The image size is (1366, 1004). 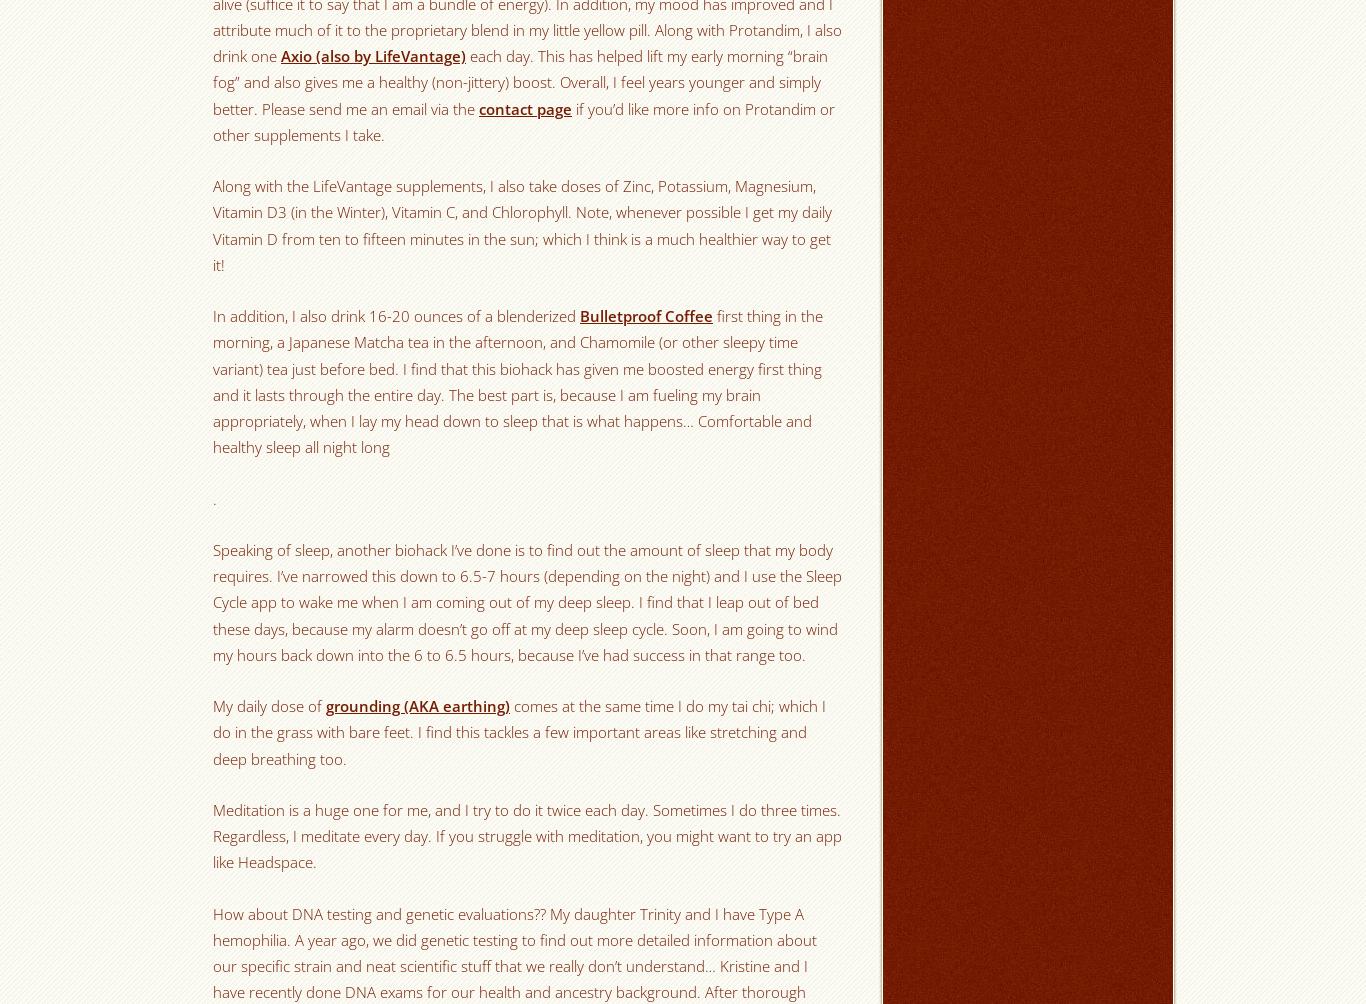 What do you see at coordinates (269, 705) in the screenshot?
I see `'My daily dose of'` at bounding box center [269, 705].